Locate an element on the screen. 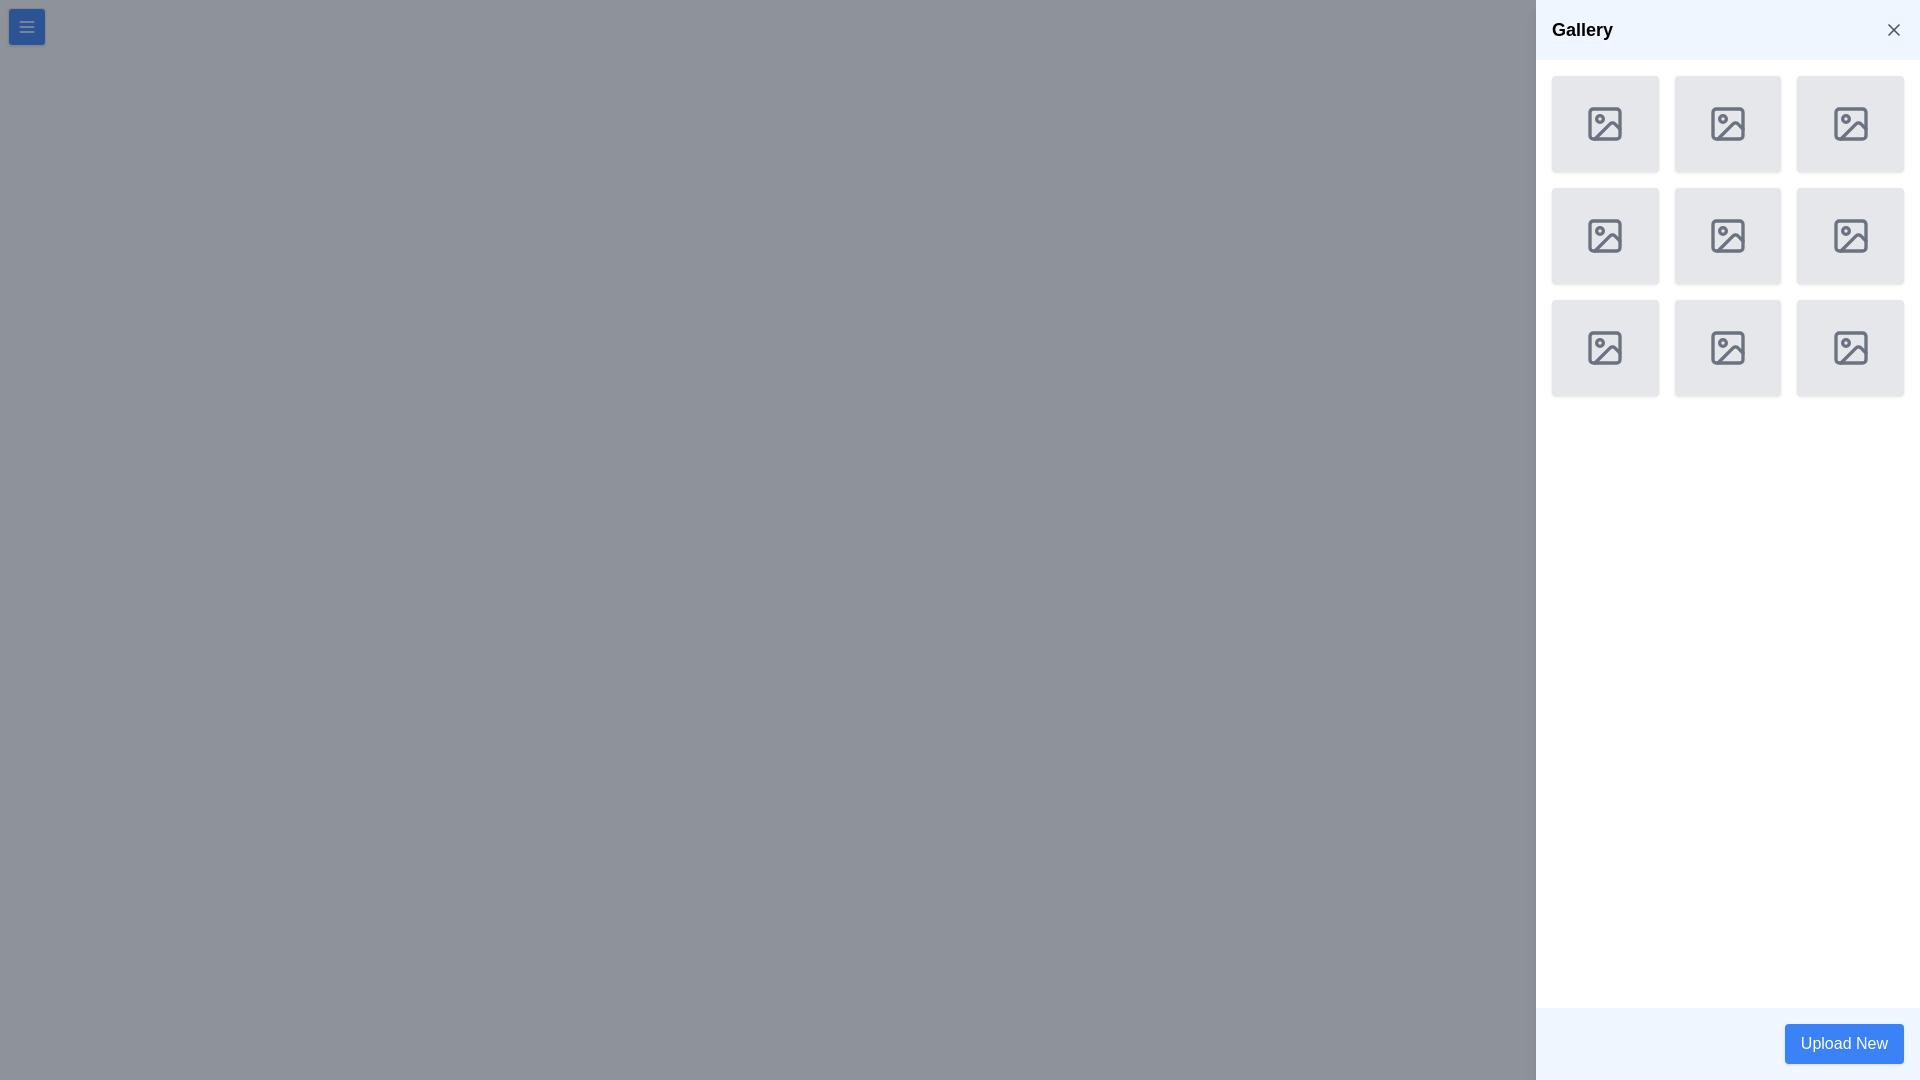 The height and width of the screenshot is (1080, 1920). the 'Upload New' button, which is a rectangular button with a blue background and white text located at the bottom-right corner of the interface is located at coordinates (1843, 1043).